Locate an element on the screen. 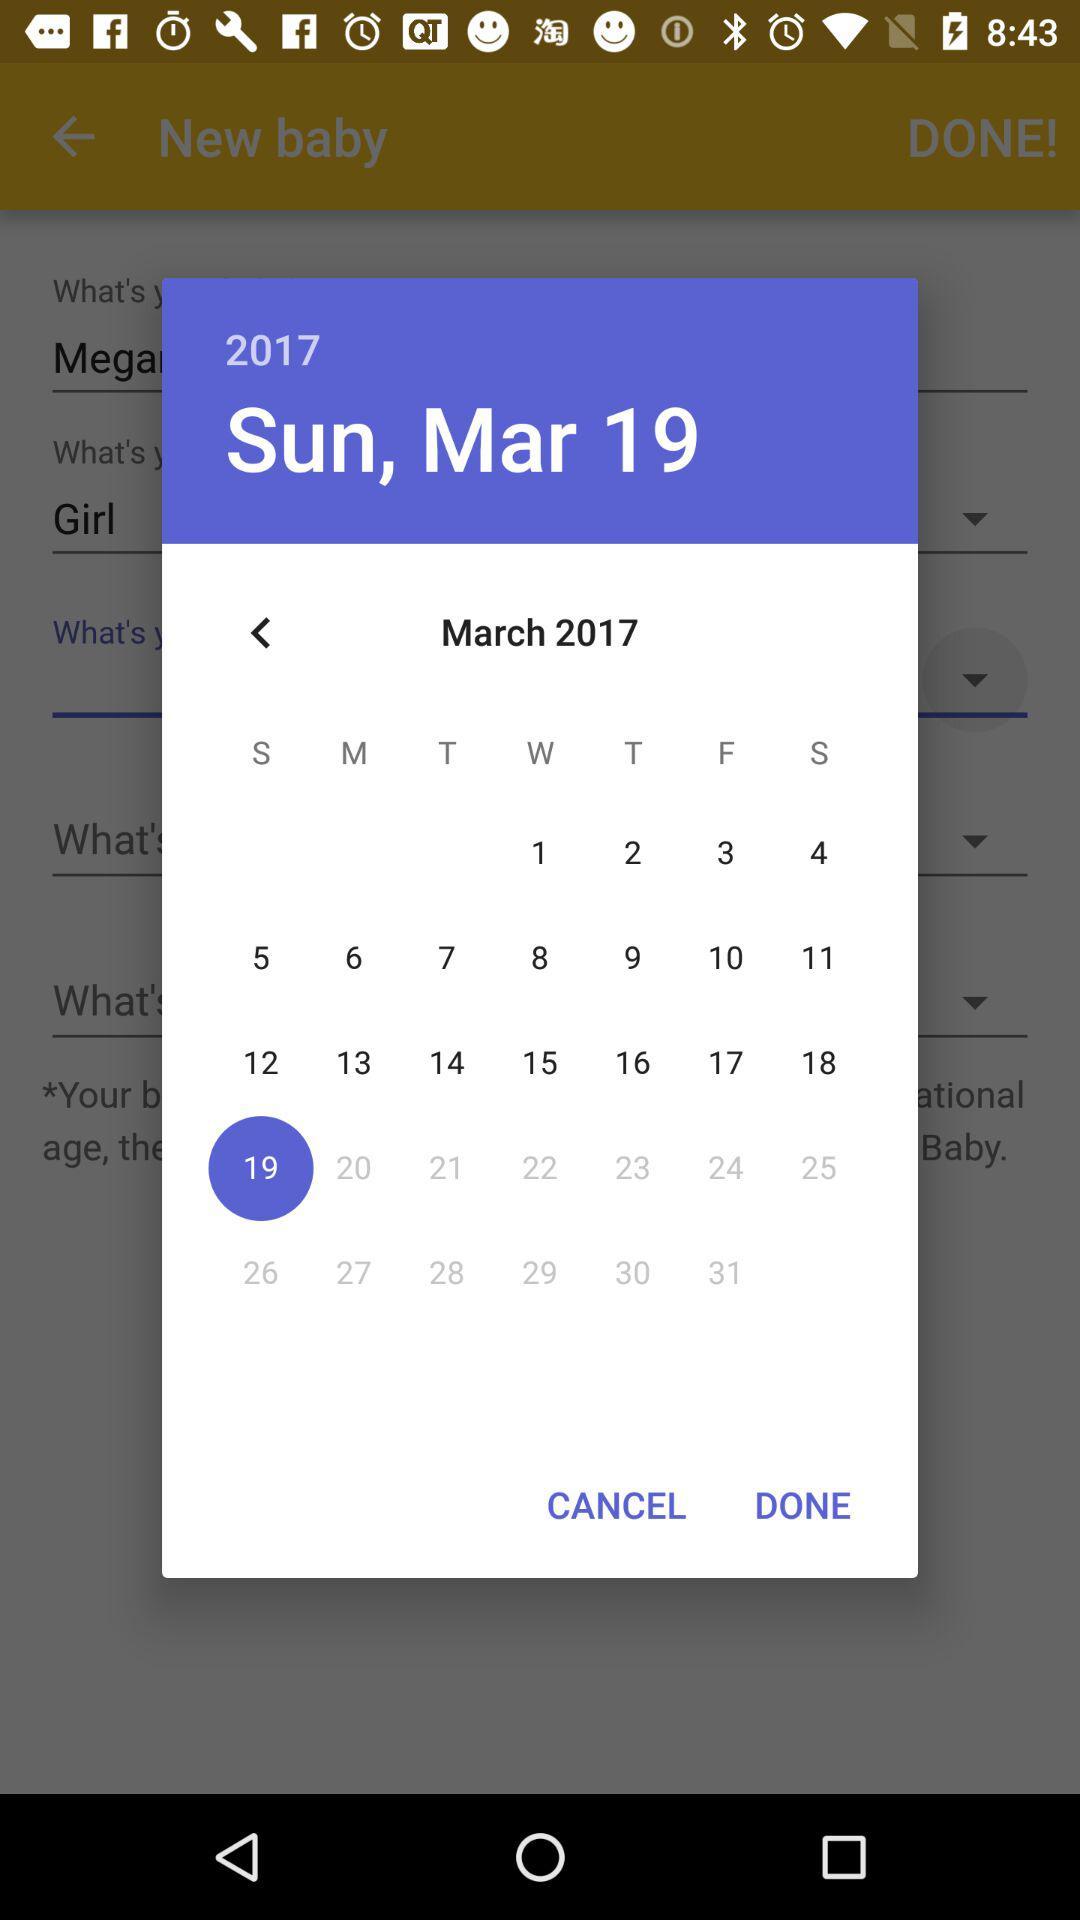 Image resolution: width=1080 pixels, height=1920 pixels. cancel icon is located at coordinates (615, 1504).